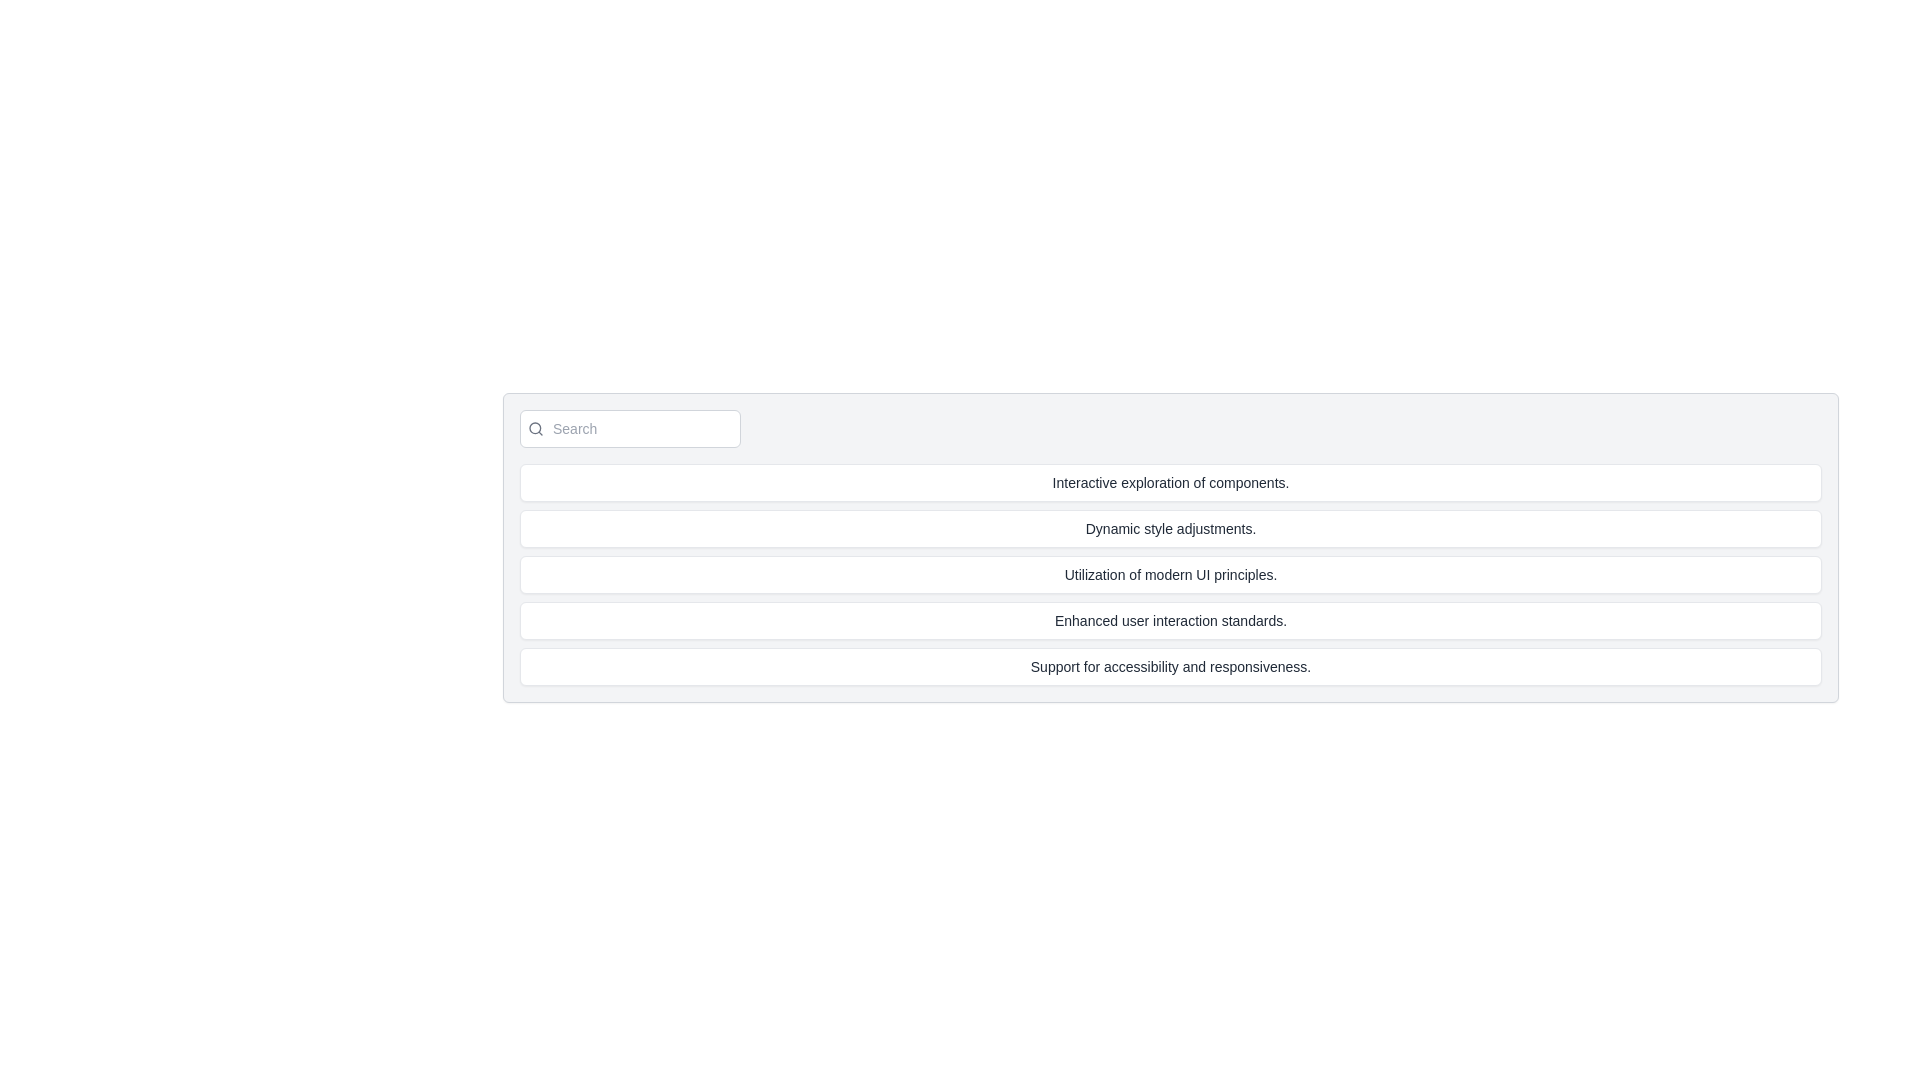  I want to click on the static text character 'i' in the highlighted sentence 'Support for accessibility and responsiveness.', positioned between 'accessibility' and 'and.', so click(1166, 667).